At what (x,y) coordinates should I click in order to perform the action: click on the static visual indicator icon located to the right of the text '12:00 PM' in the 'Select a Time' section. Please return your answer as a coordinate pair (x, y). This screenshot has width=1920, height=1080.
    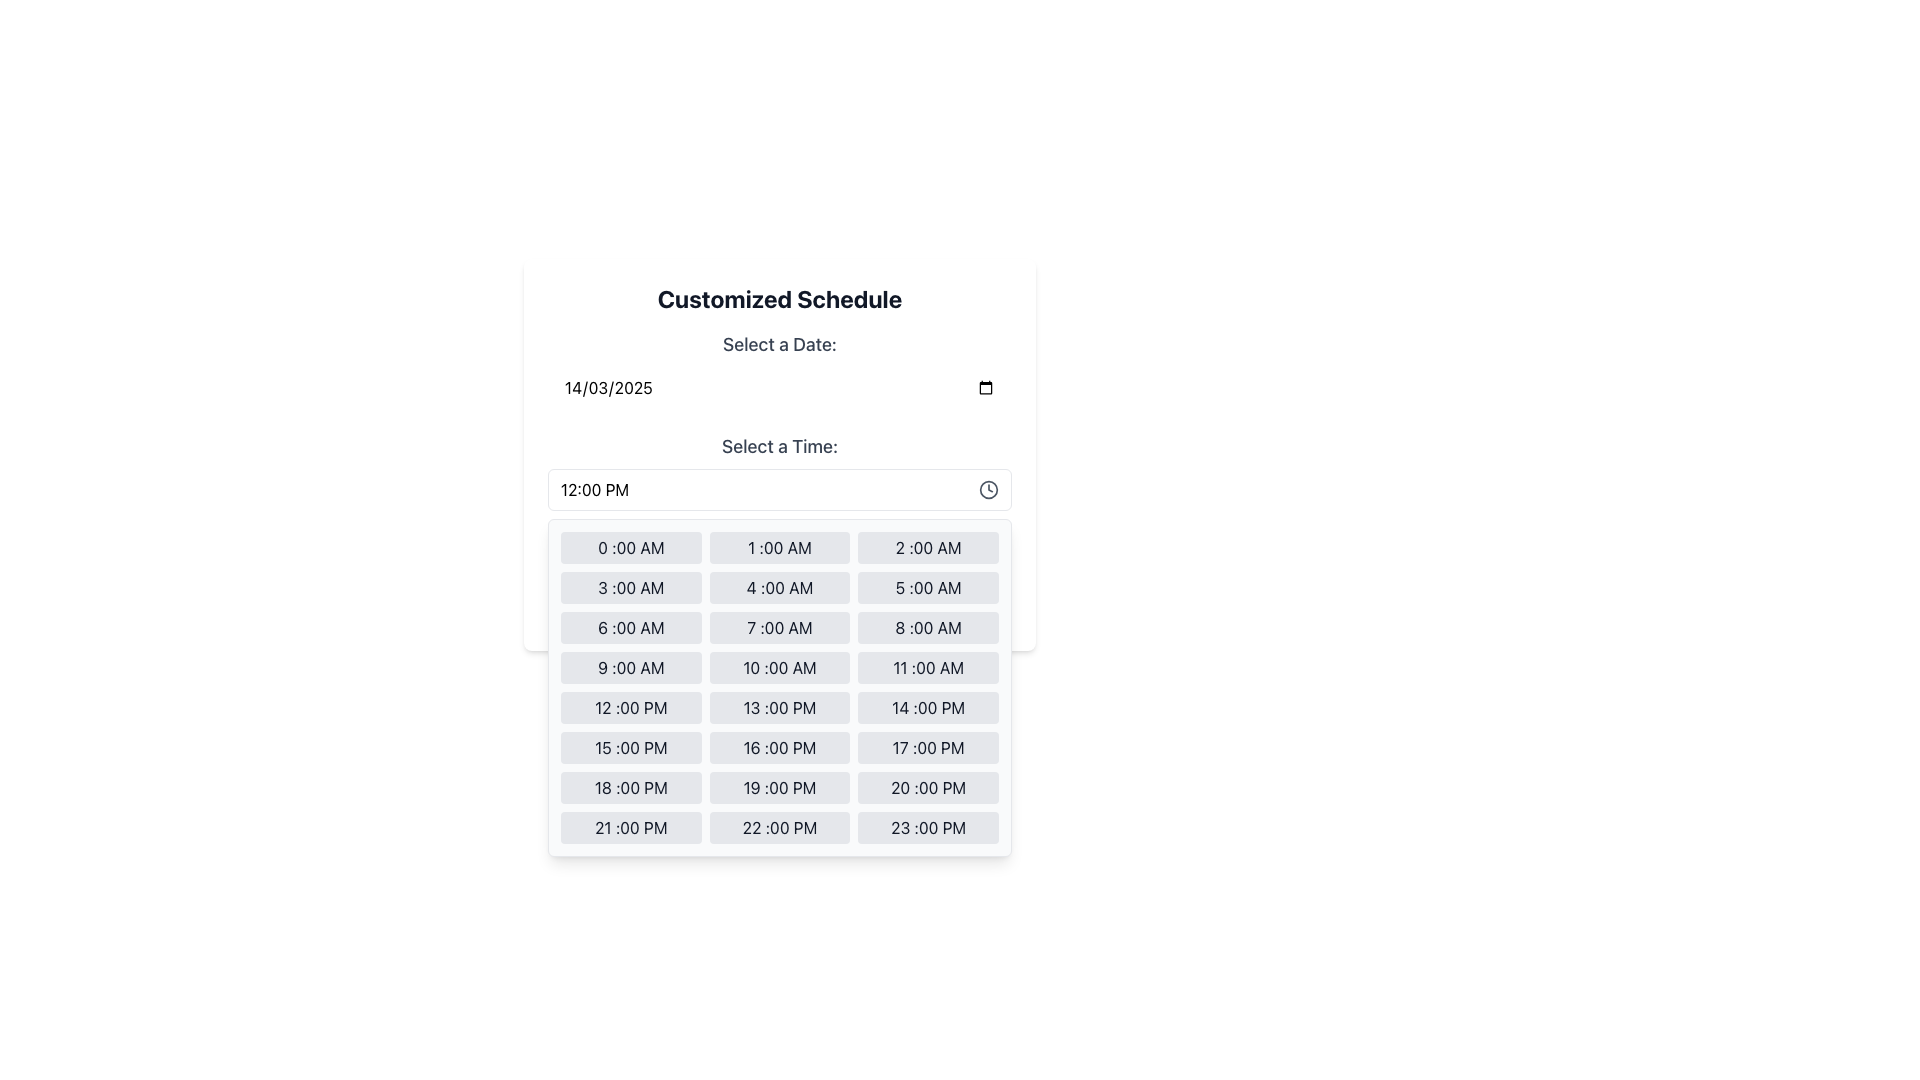
    Looking at the image, I should click on (988, 489).